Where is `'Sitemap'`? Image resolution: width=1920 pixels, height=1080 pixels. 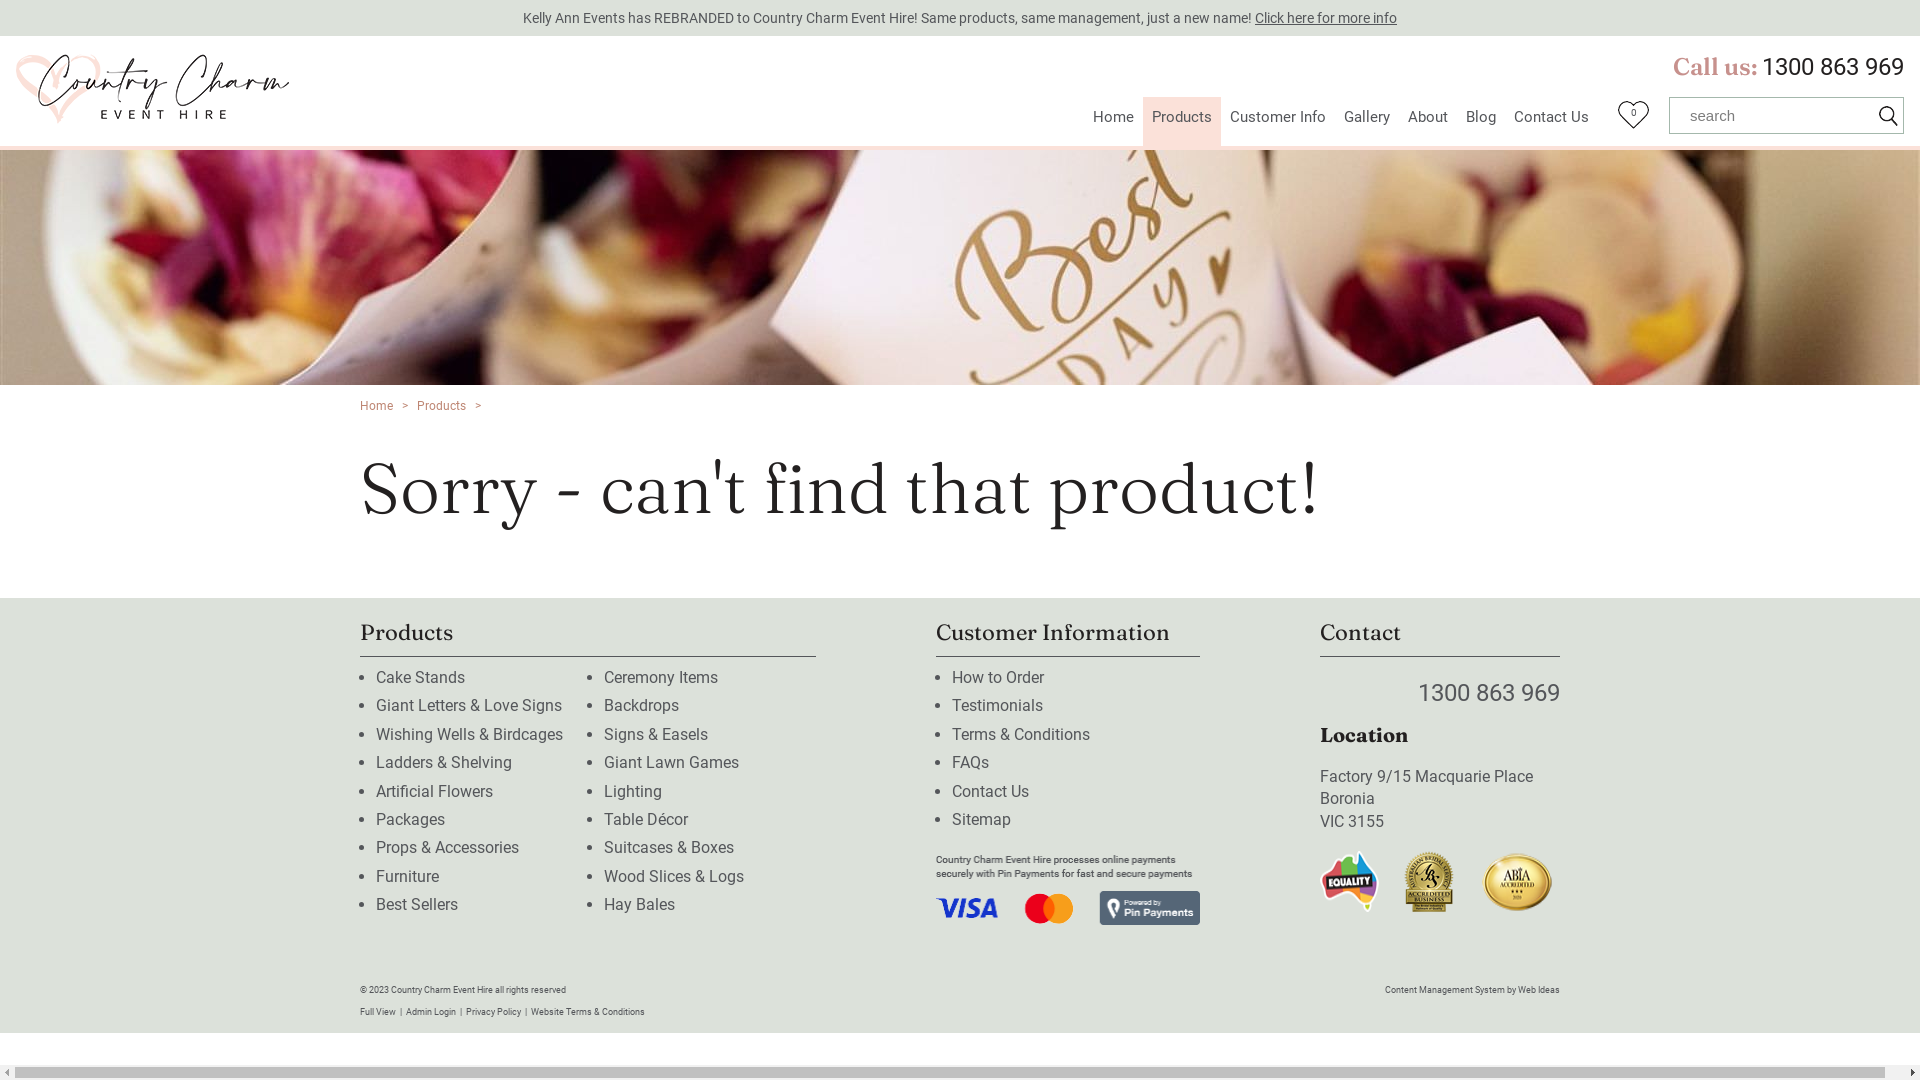 'Sitemap' is located at coordinates (981, 819).